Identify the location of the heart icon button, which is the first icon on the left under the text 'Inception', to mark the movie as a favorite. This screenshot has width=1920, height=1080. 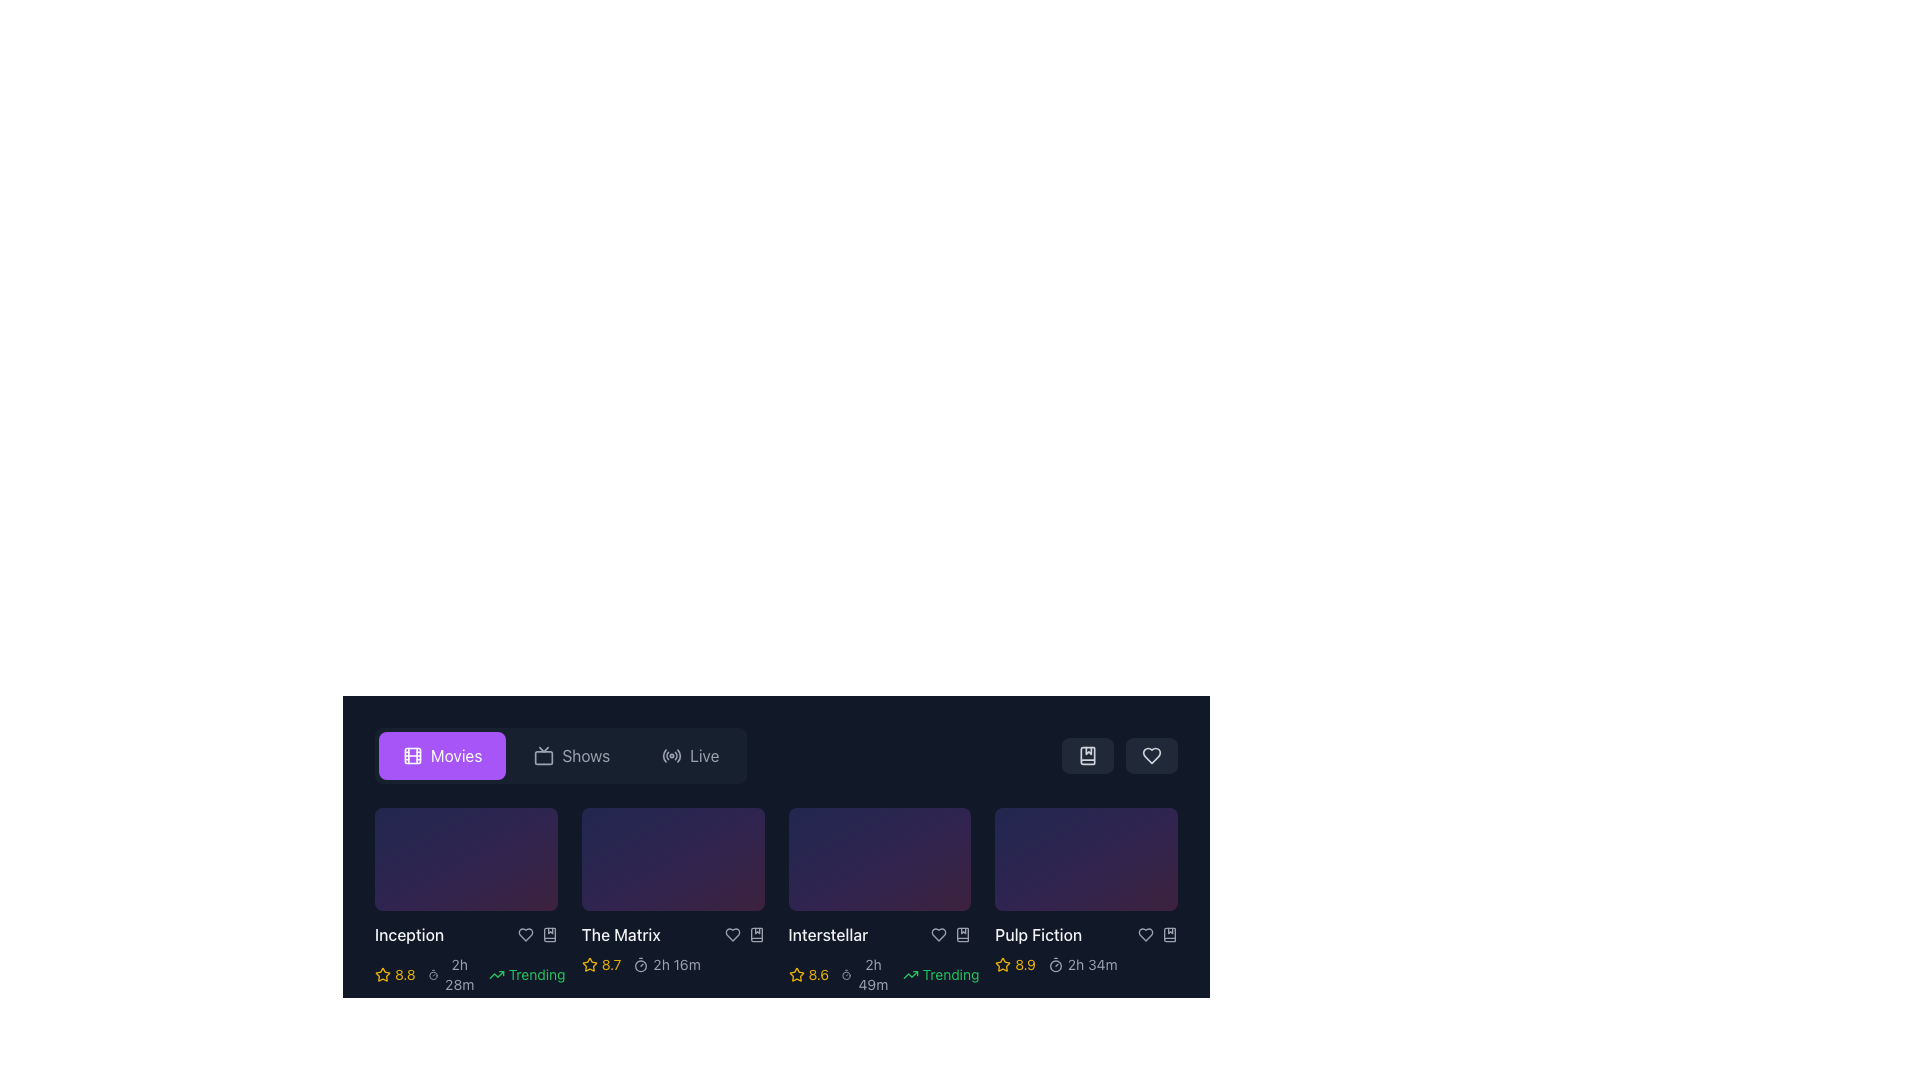
(525, 934).